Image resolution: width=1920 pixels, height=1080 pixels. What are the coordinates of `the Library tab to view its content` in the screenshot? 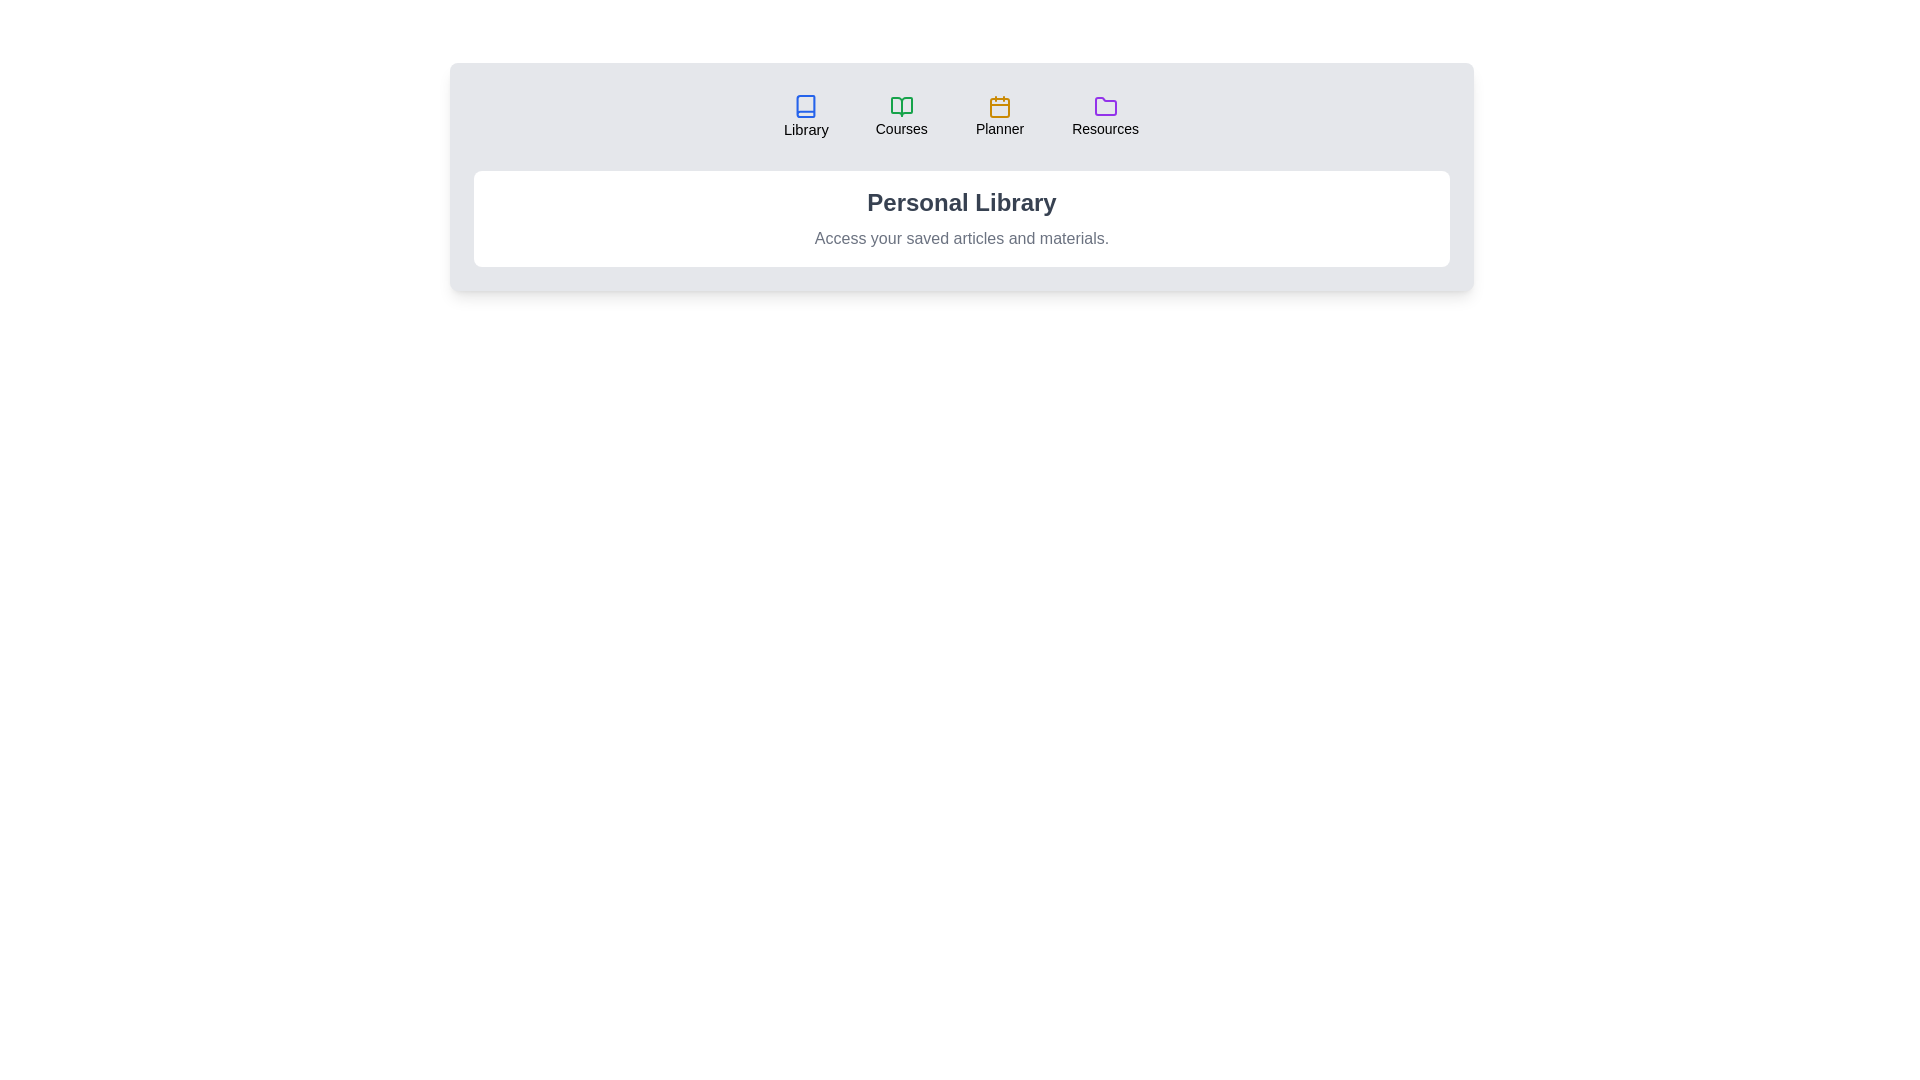 It's located at (806, 116).